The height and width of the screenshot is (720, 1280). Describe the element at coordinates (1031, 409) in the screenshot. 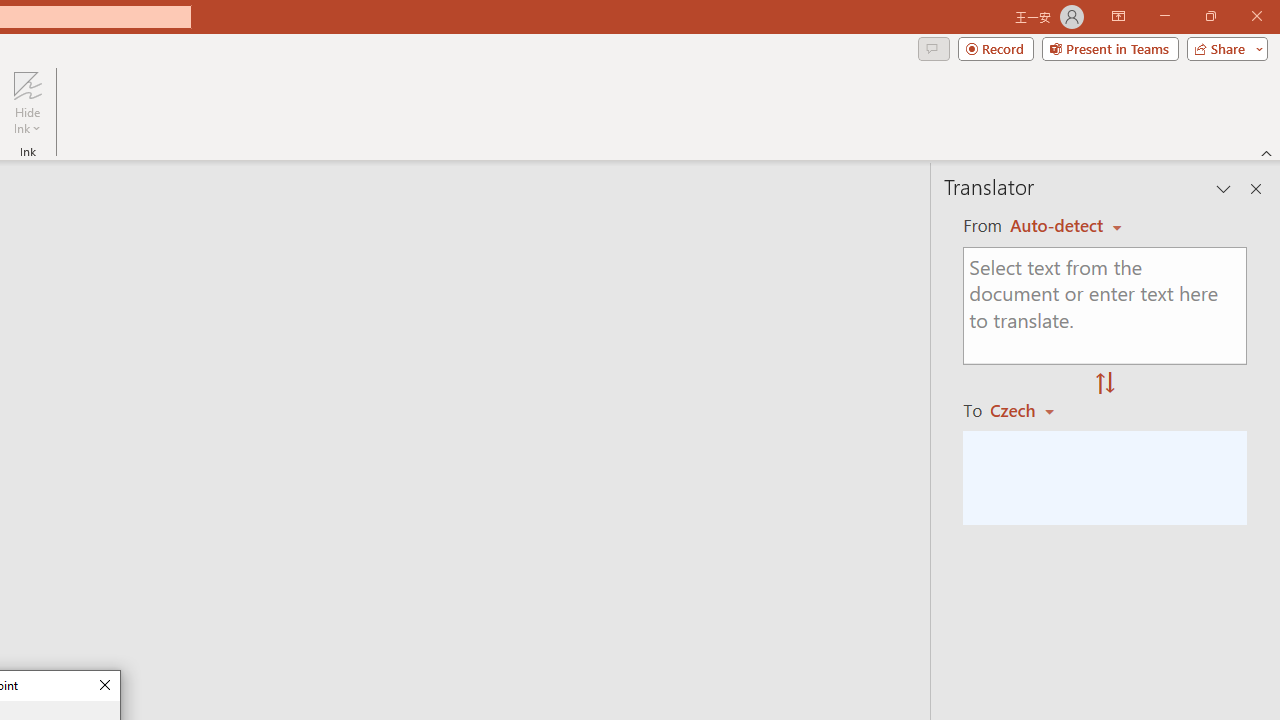

I see `'Czech'` at that location.